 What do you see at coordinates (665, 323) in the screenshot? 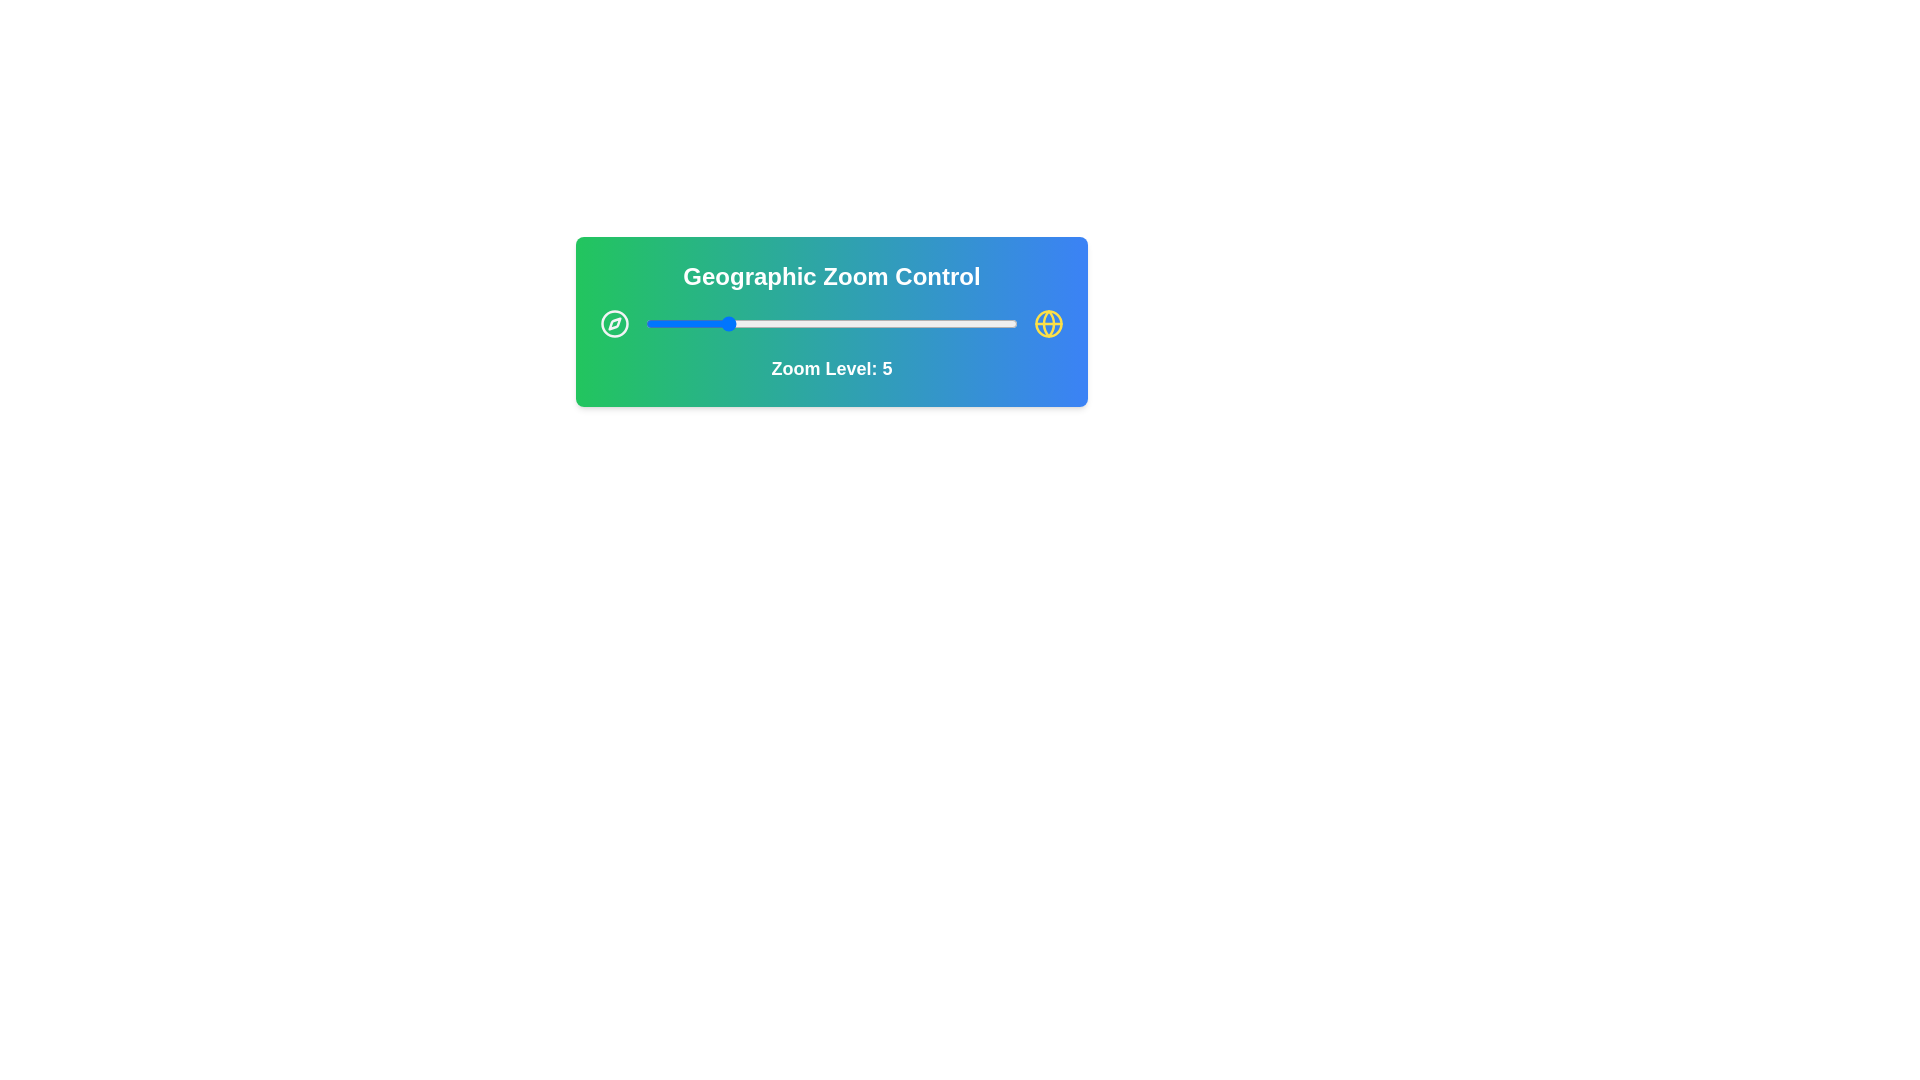
I see `the zoom level to 2 by interacting with the slider` at bounding box center [665, 323].